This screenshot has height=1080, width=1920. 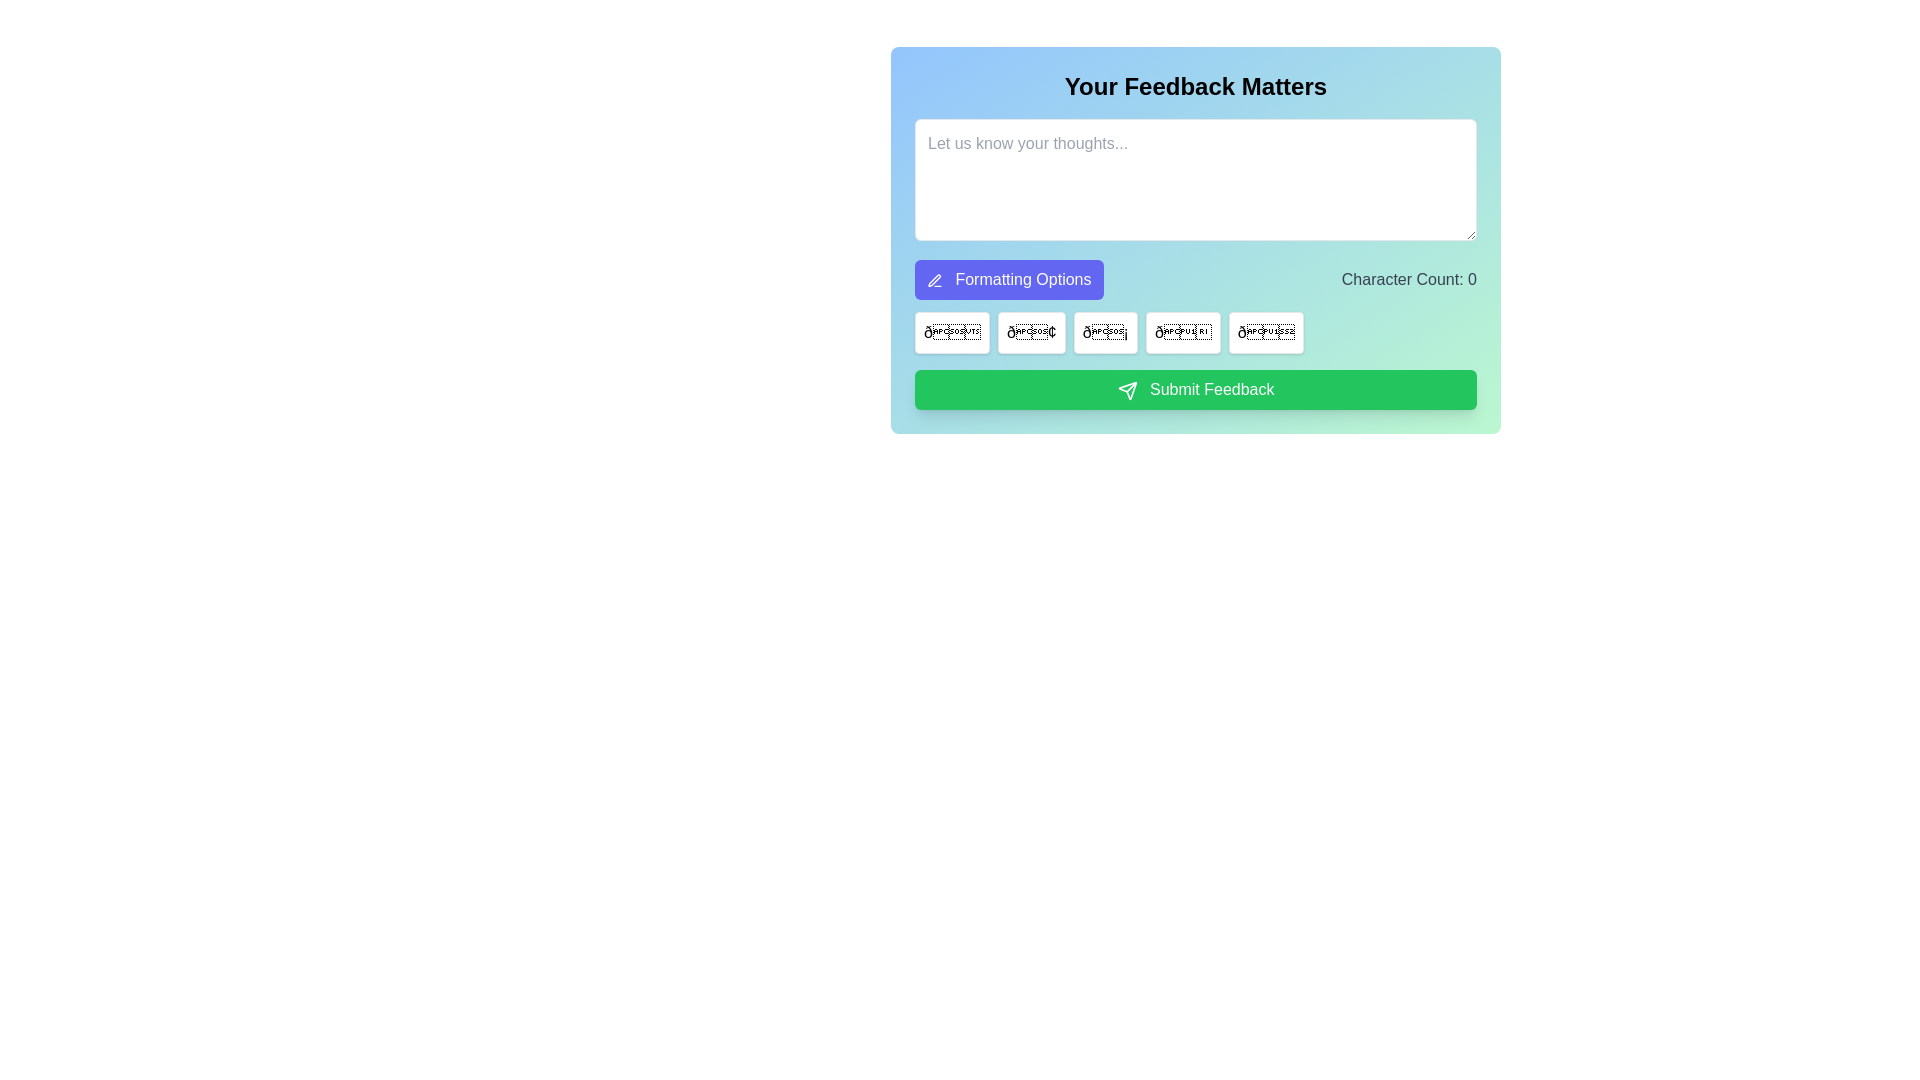 What do you see at coordinates (1183, 331) in the screenshot?
I see `rounded button with a white background and thumbs-up emoji, located underneath the 'Your Feedback Matters' text input, for accessibility or design purposes` at bounding box center [1183, 331].